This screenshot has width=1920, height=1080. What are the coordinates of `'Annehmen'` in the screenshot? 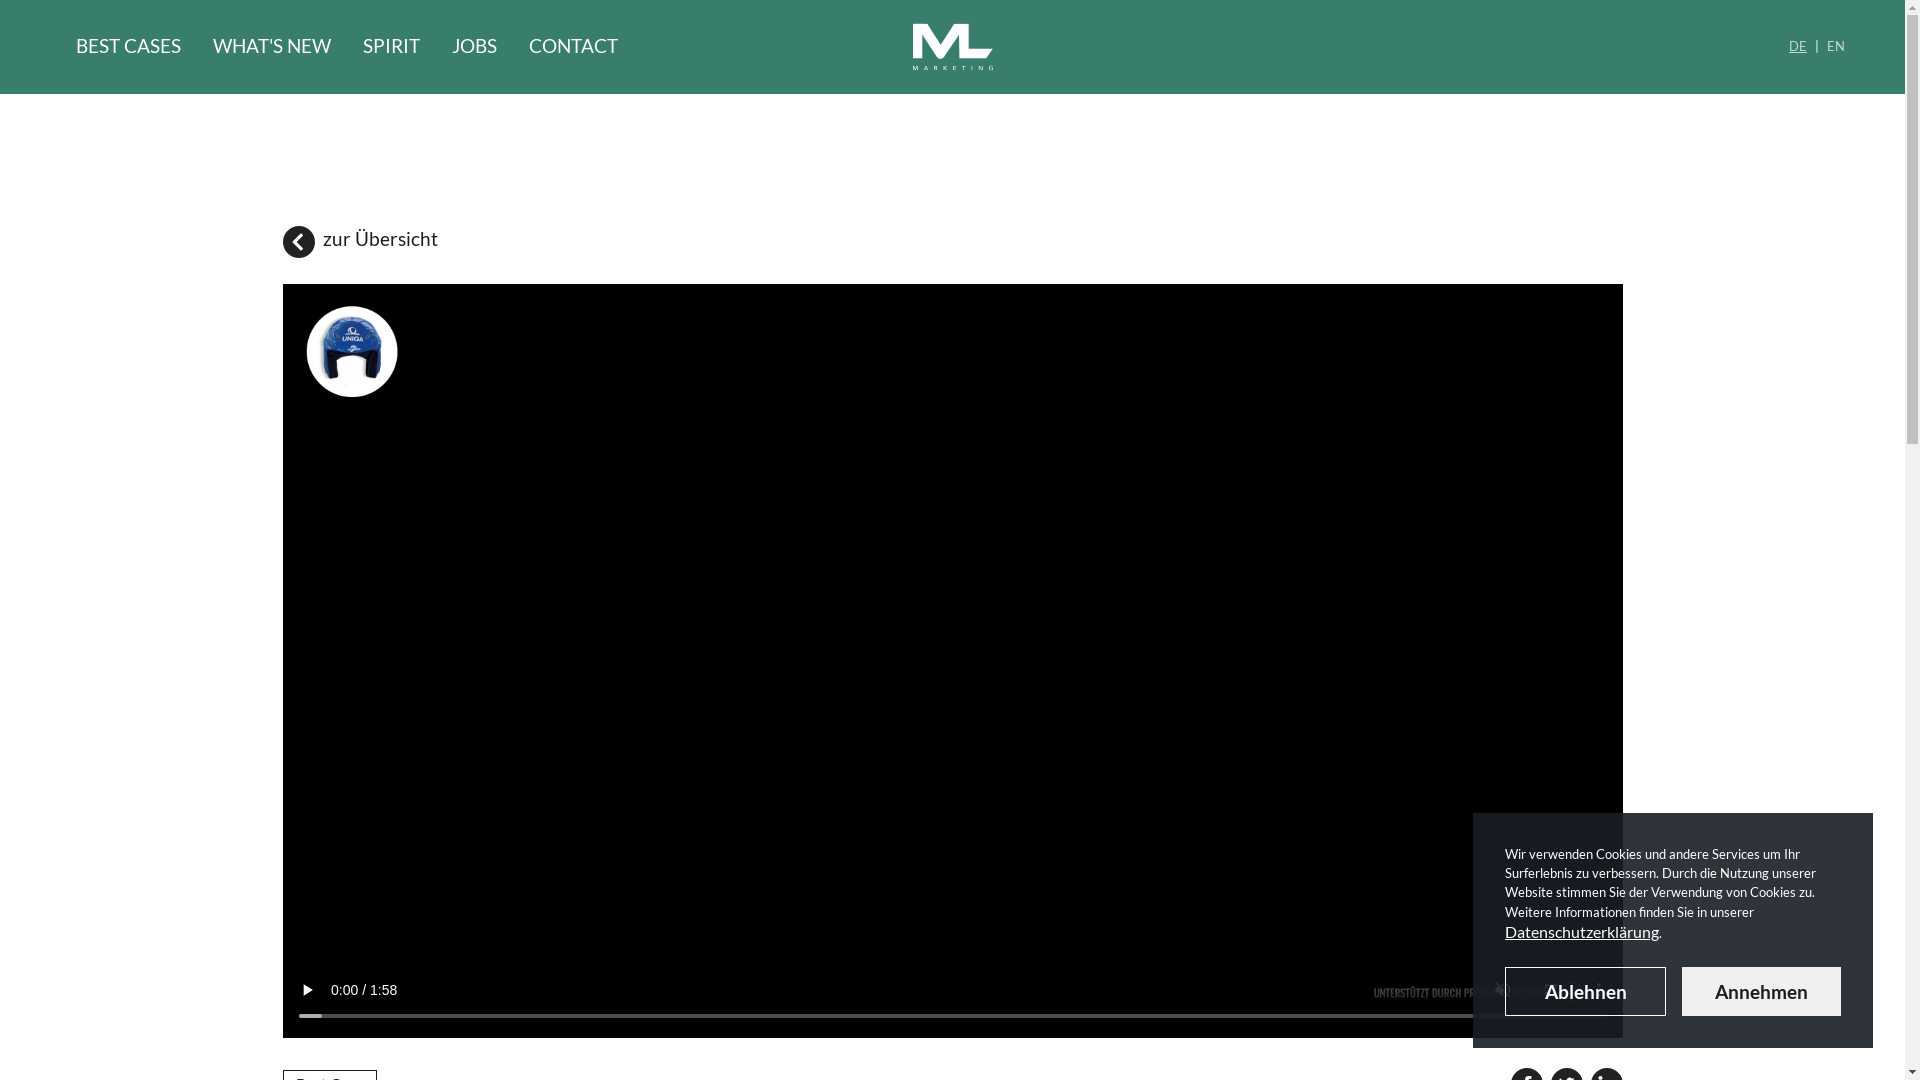 It's located at (1761, 991).